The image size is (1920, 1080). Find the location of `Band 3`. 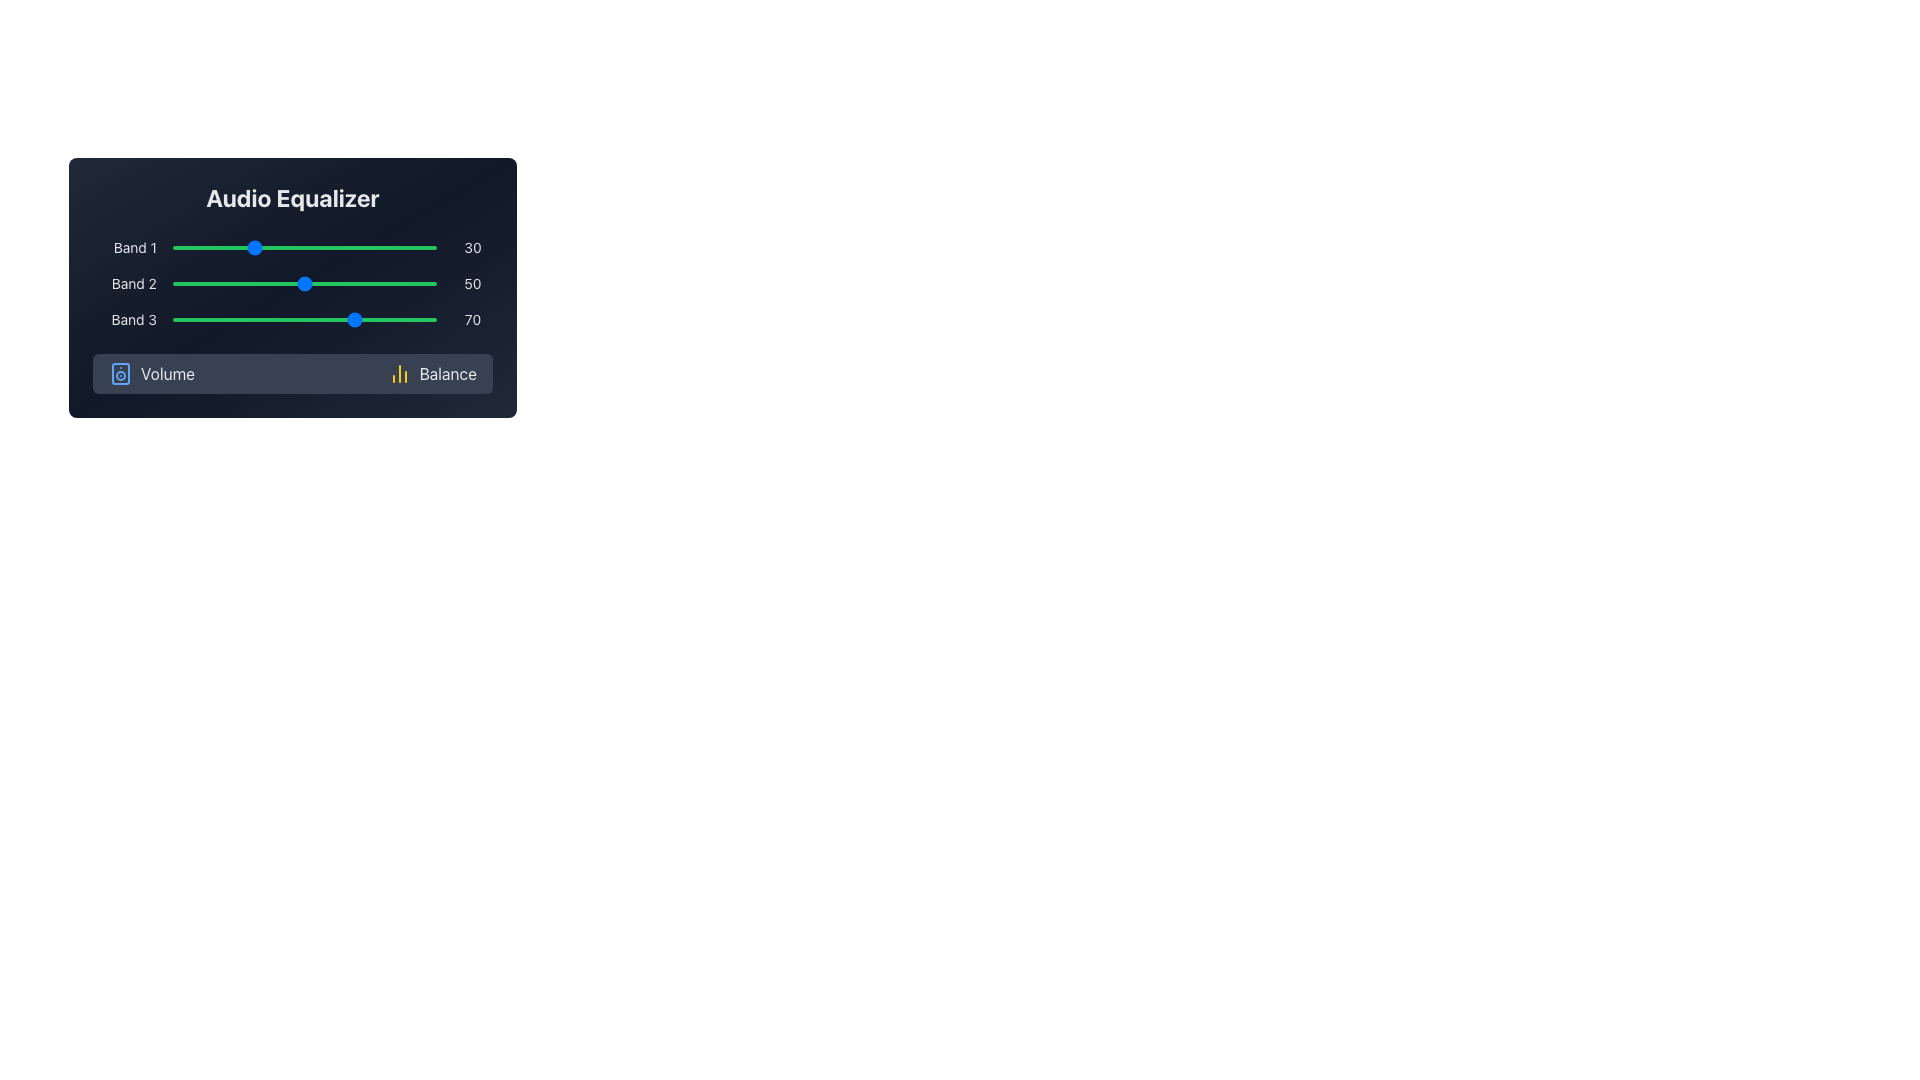

Band 3 is located at coordinates (293, 319).